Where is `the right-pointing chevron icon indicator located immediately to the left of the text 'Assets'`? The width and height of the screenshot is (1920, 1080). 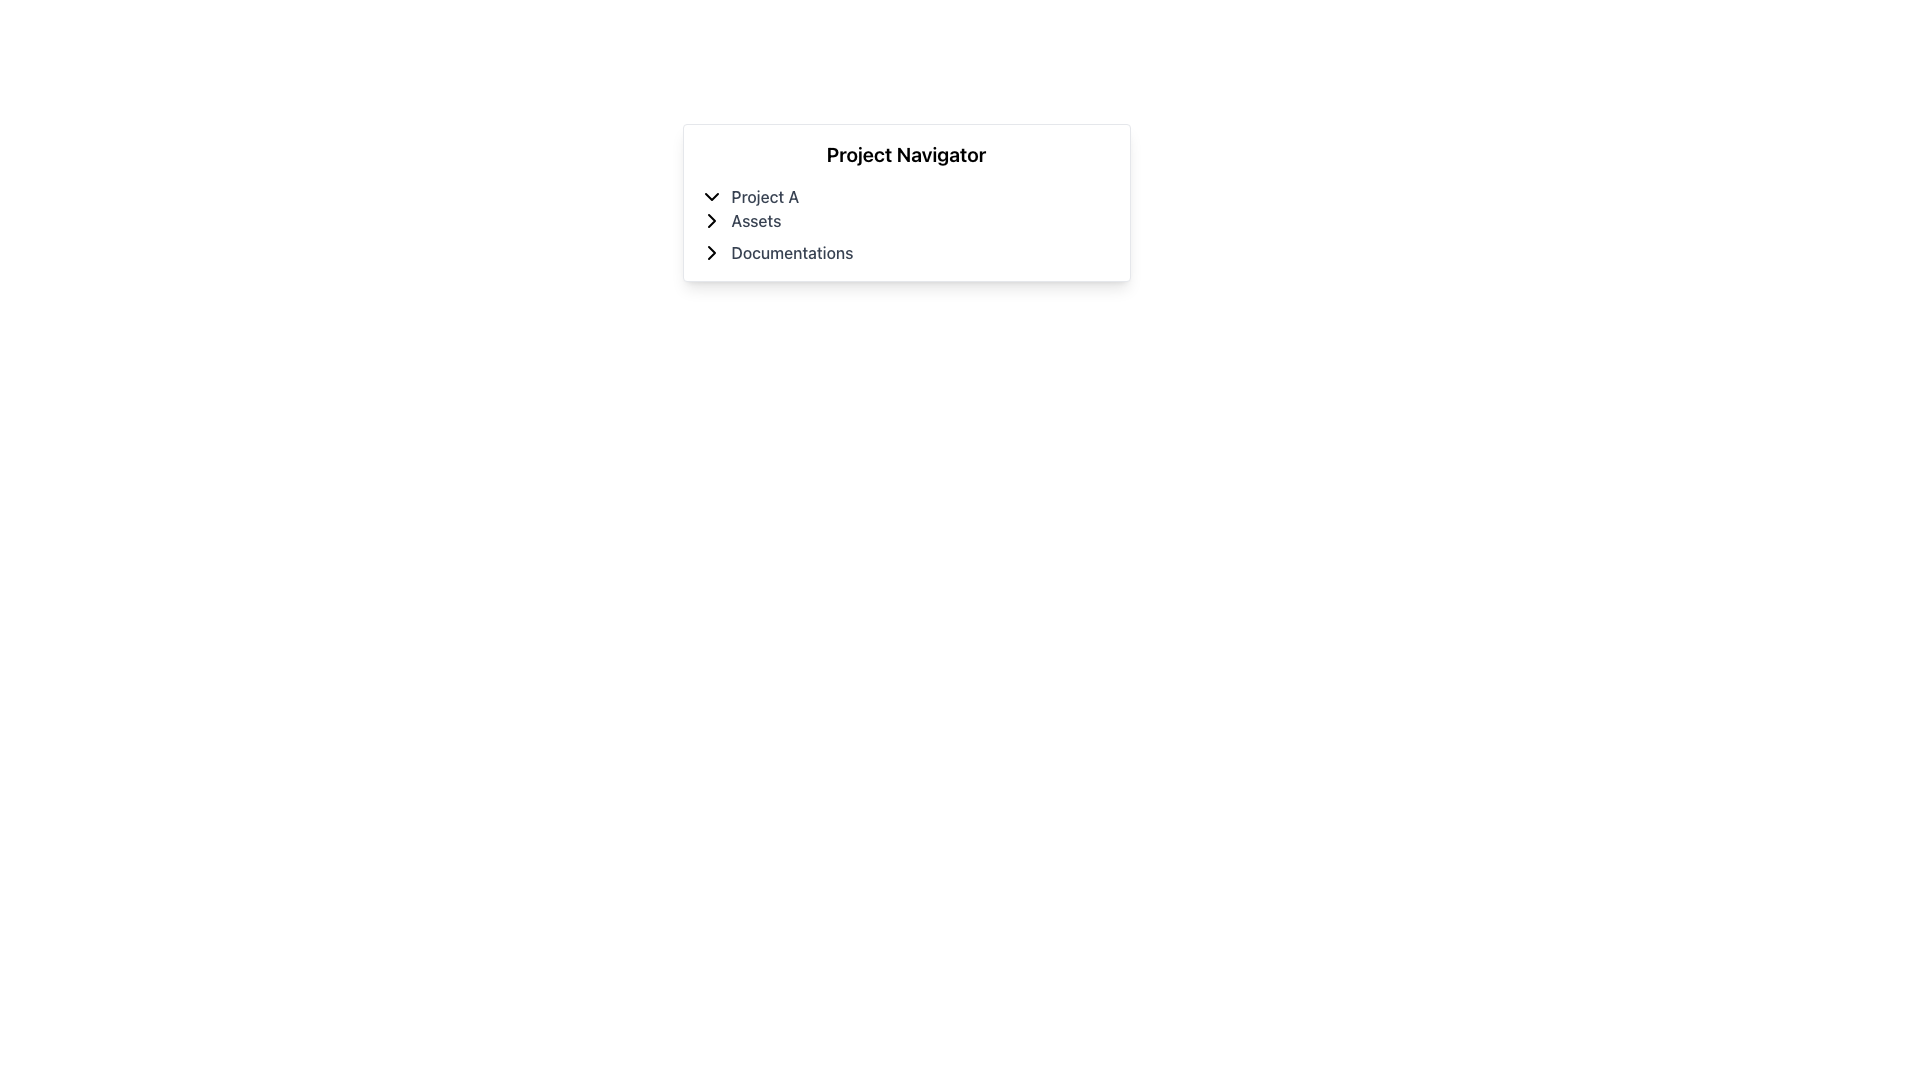 the right-pointing chevron icon indicator located immediately to the left of the text 'Assets' is located at coordinates (711, 220).